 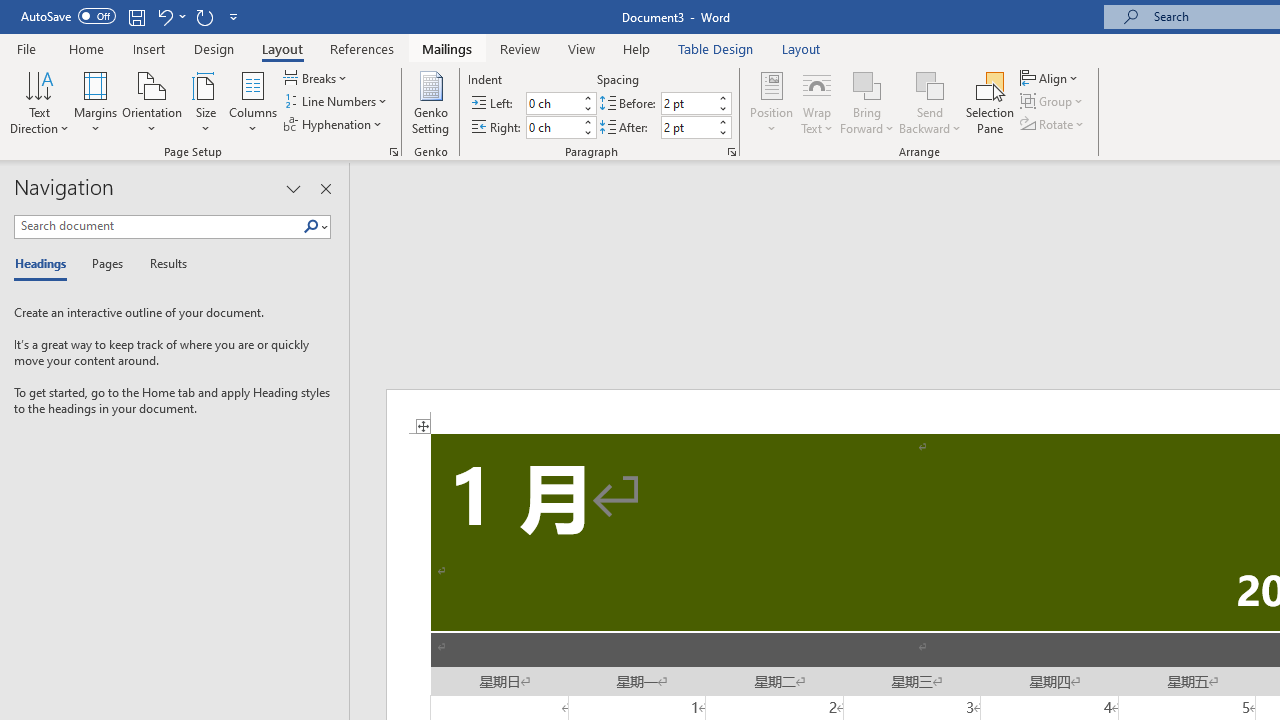 What do you see at coordinates (310, 225) in the screenshot?
I see `'Class: NetUIImage'` at bounding box center [310, 225].